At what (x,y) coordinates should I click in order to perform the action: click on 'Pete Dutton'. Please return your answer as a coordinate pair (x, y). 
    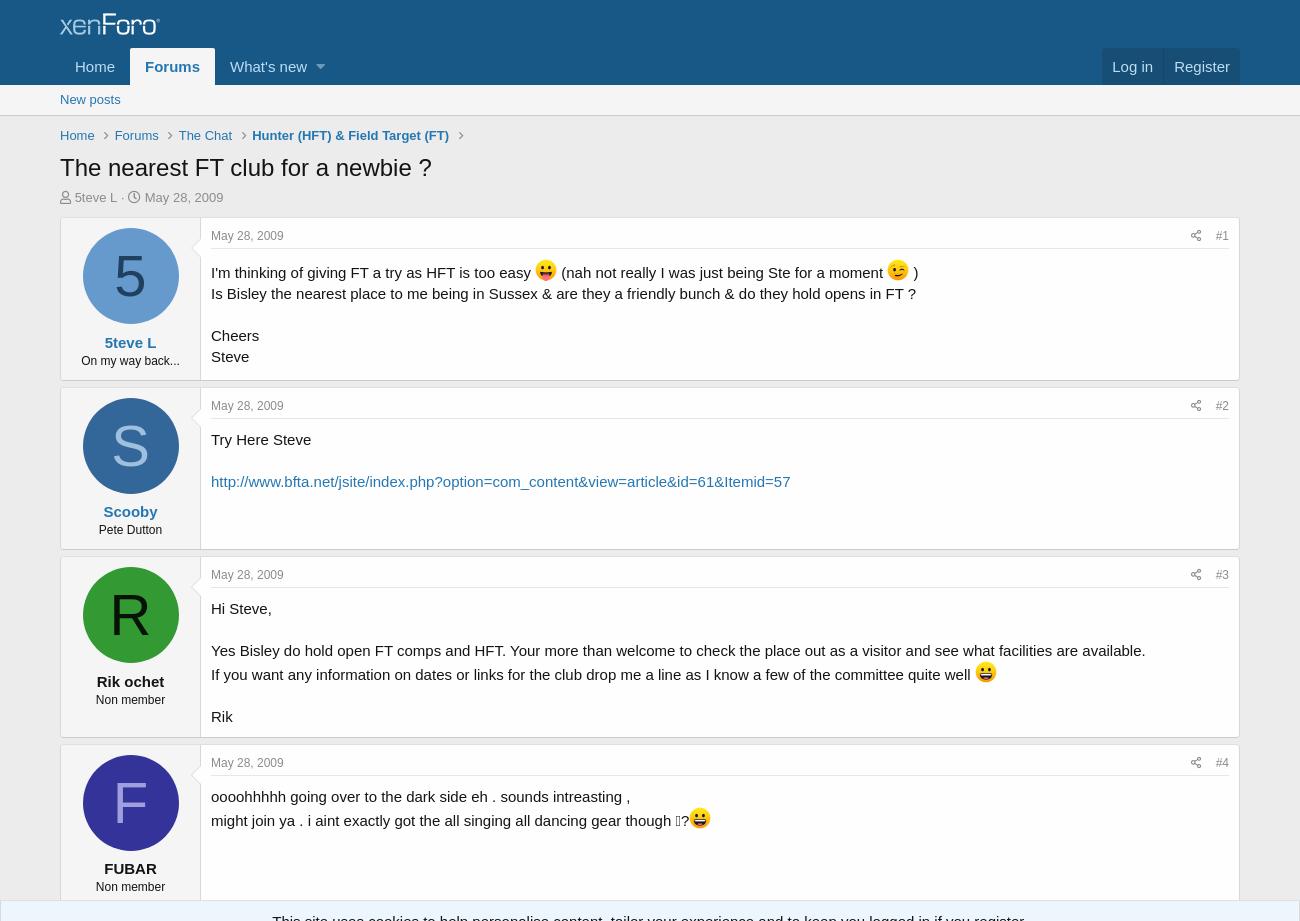
    Looking at the image, I should click on (129, 529).